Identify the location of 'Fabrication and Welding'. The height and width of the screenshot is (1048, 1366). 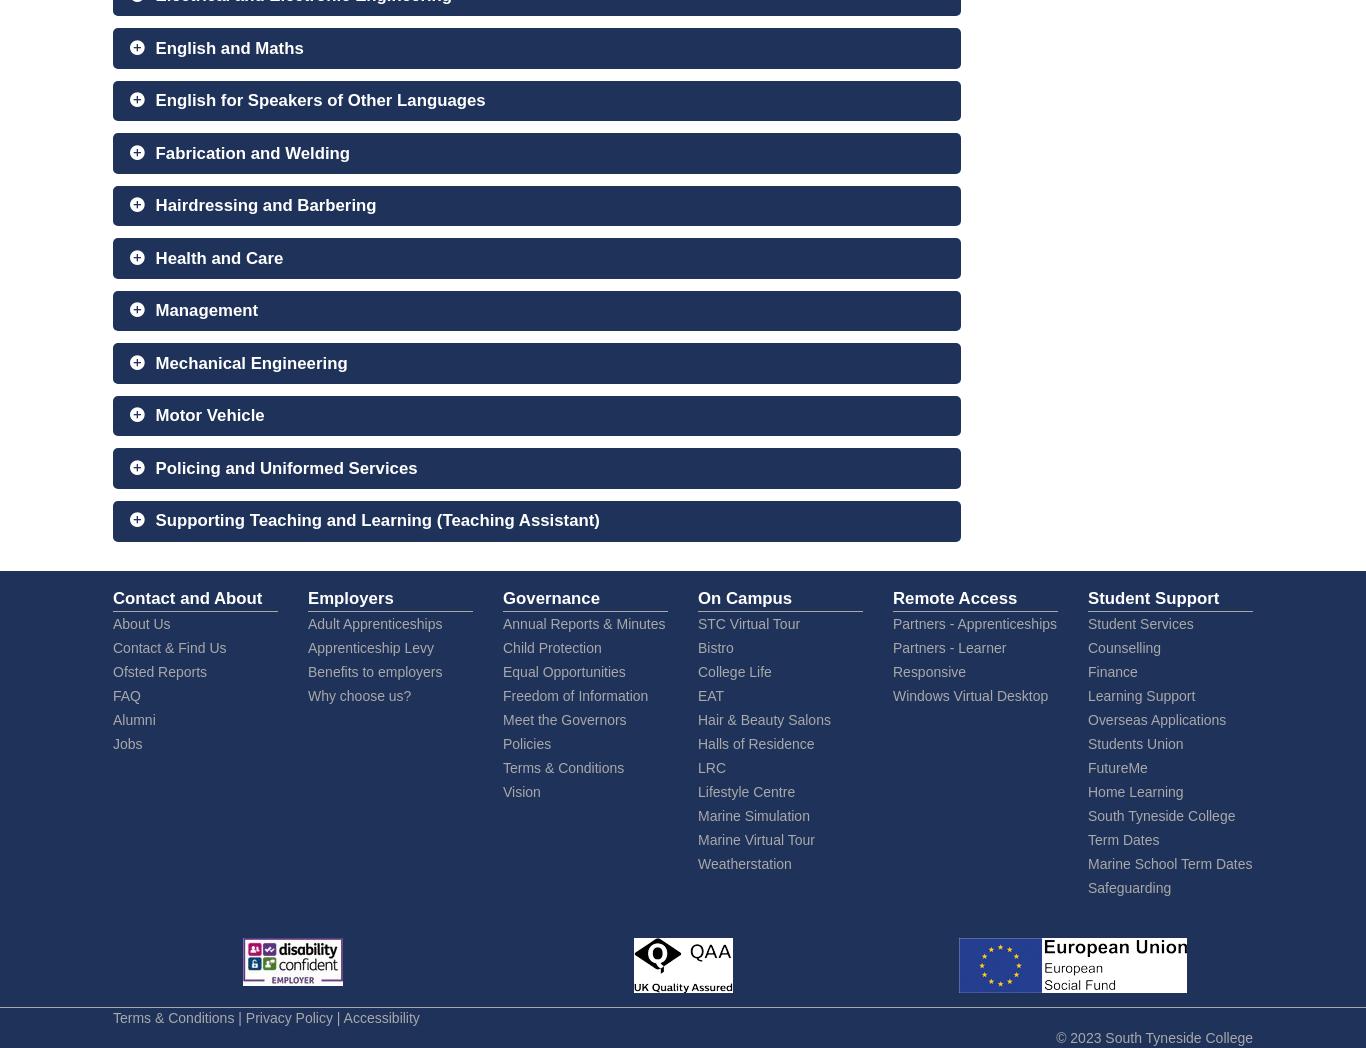
(252, 152).